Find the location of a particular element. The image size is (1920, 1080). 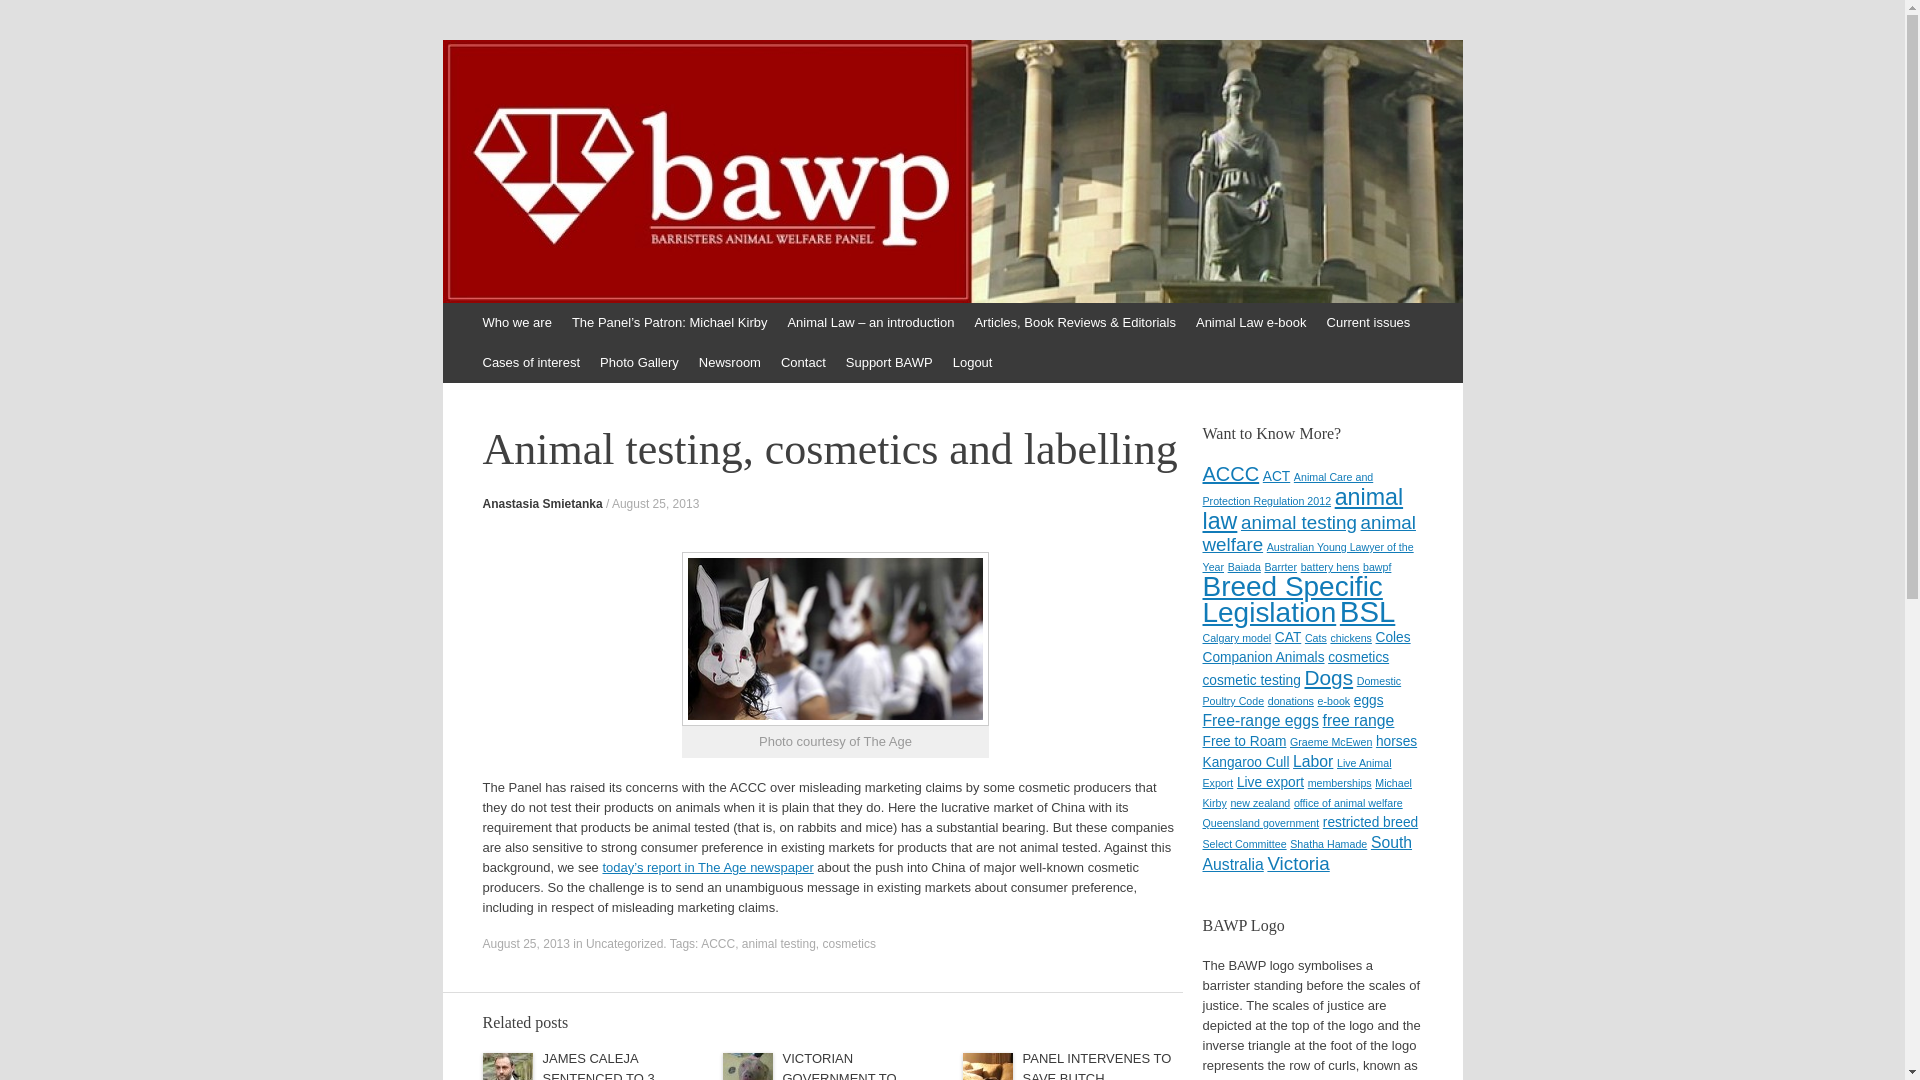

'Live export' is located at coordinates (1269, 781).